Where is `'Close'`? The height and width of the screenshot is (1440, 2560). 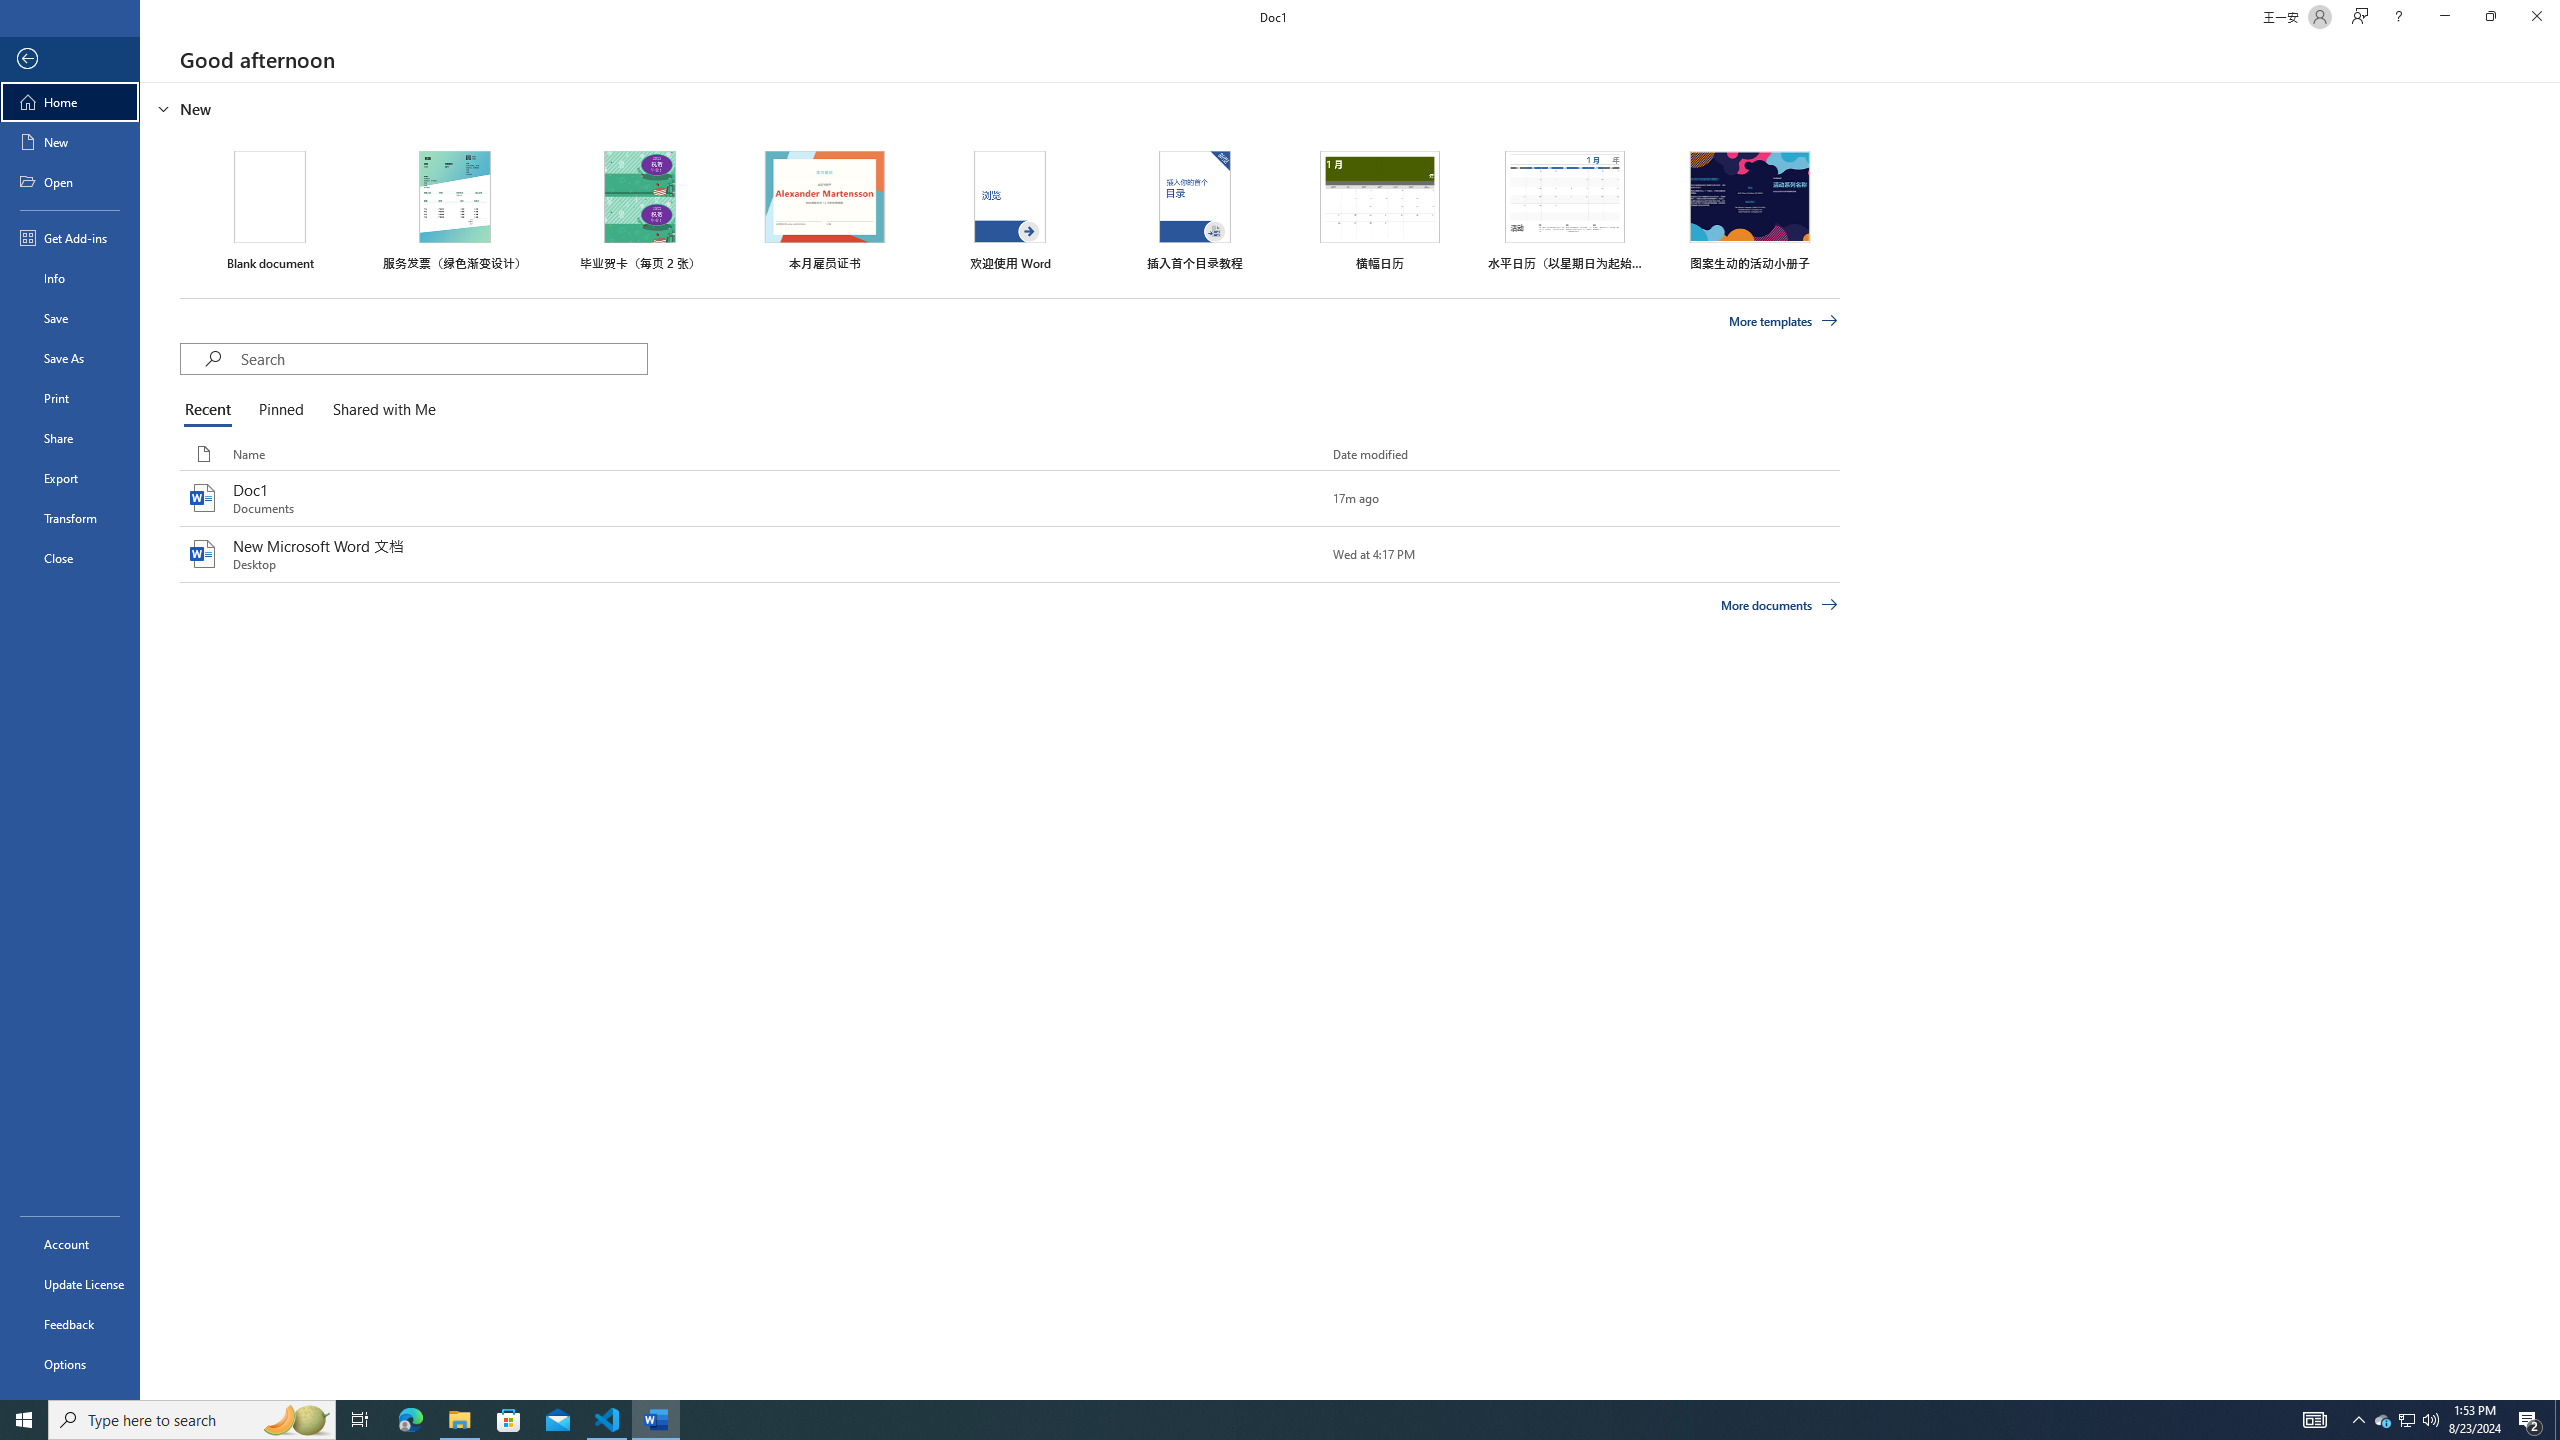
'Close' is located at coordinates (69, 558).